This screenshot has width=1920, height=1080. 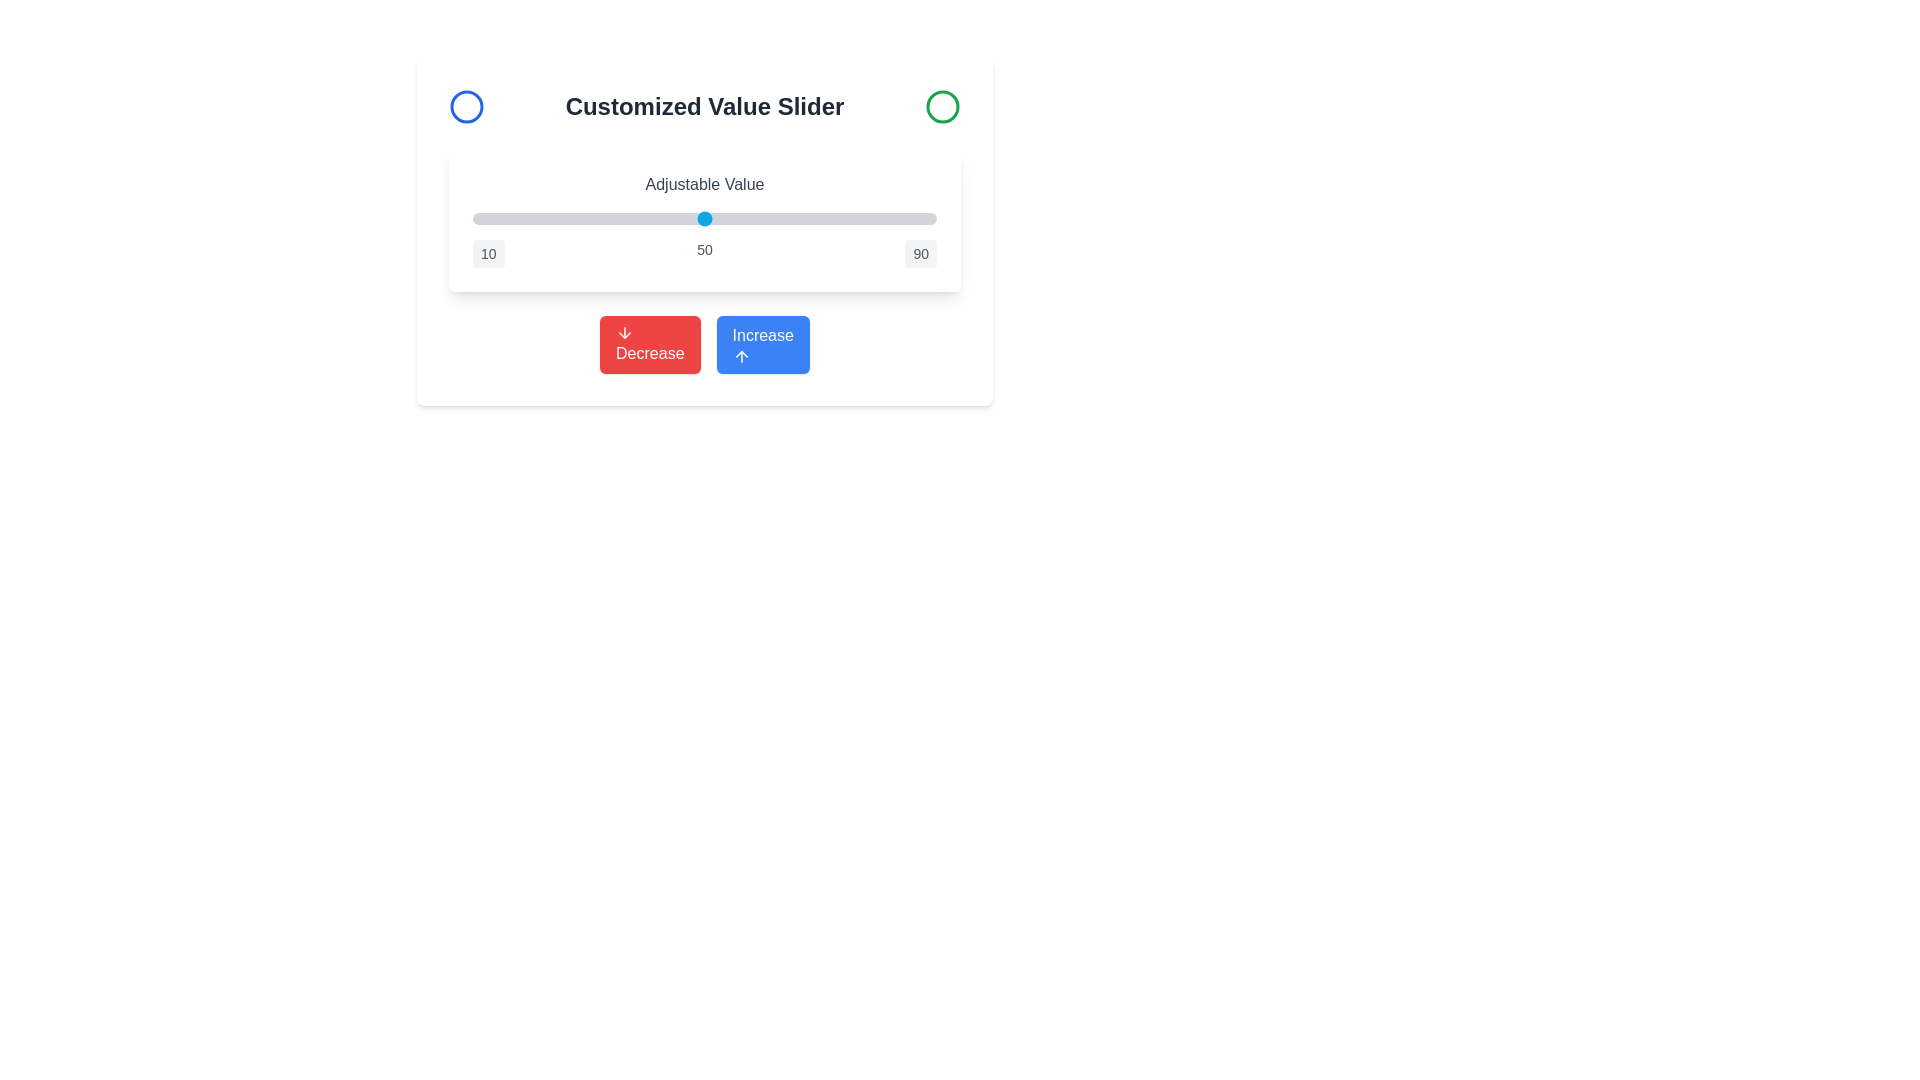 What do you see at coordinates (924, 219) in the screenshot?
I see `the slider value` at bounding box center [924, 219].